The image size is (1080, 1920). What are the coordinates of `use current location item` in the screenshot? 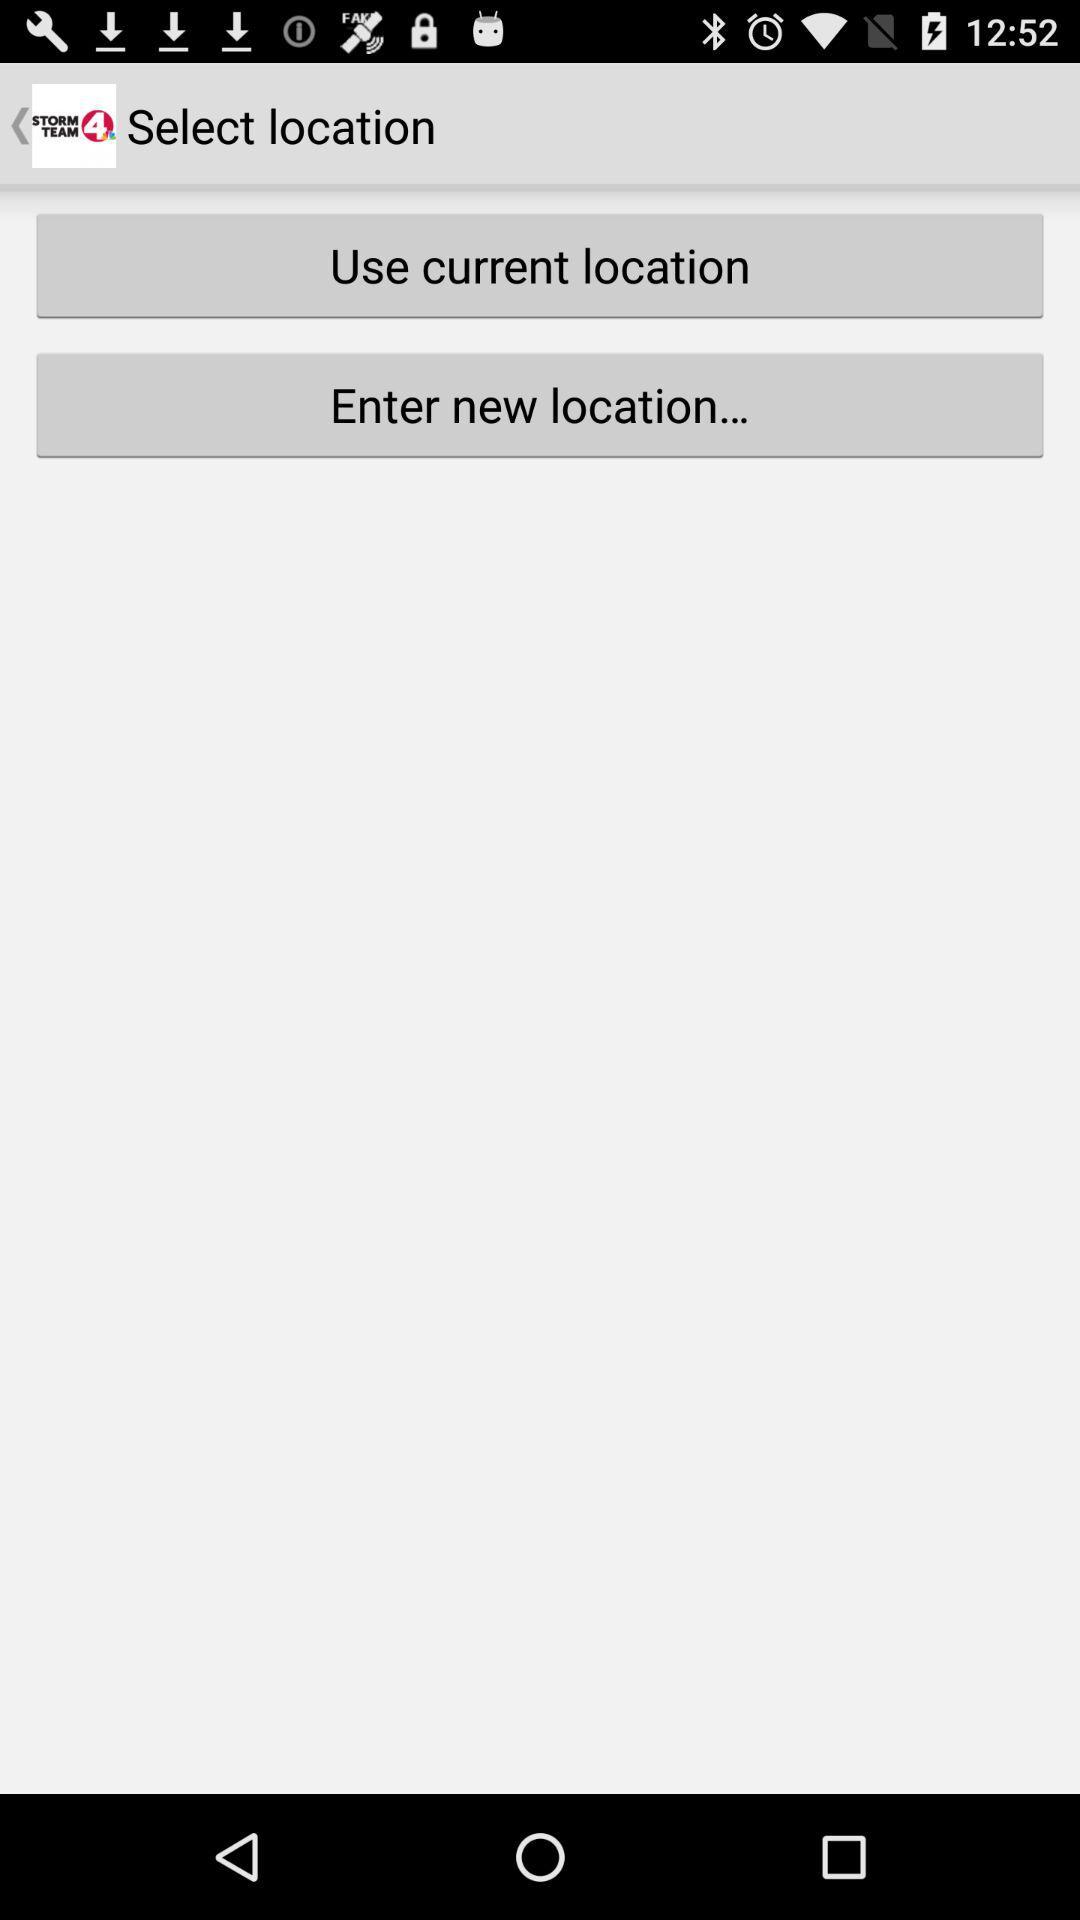 It's located at (540, 264).